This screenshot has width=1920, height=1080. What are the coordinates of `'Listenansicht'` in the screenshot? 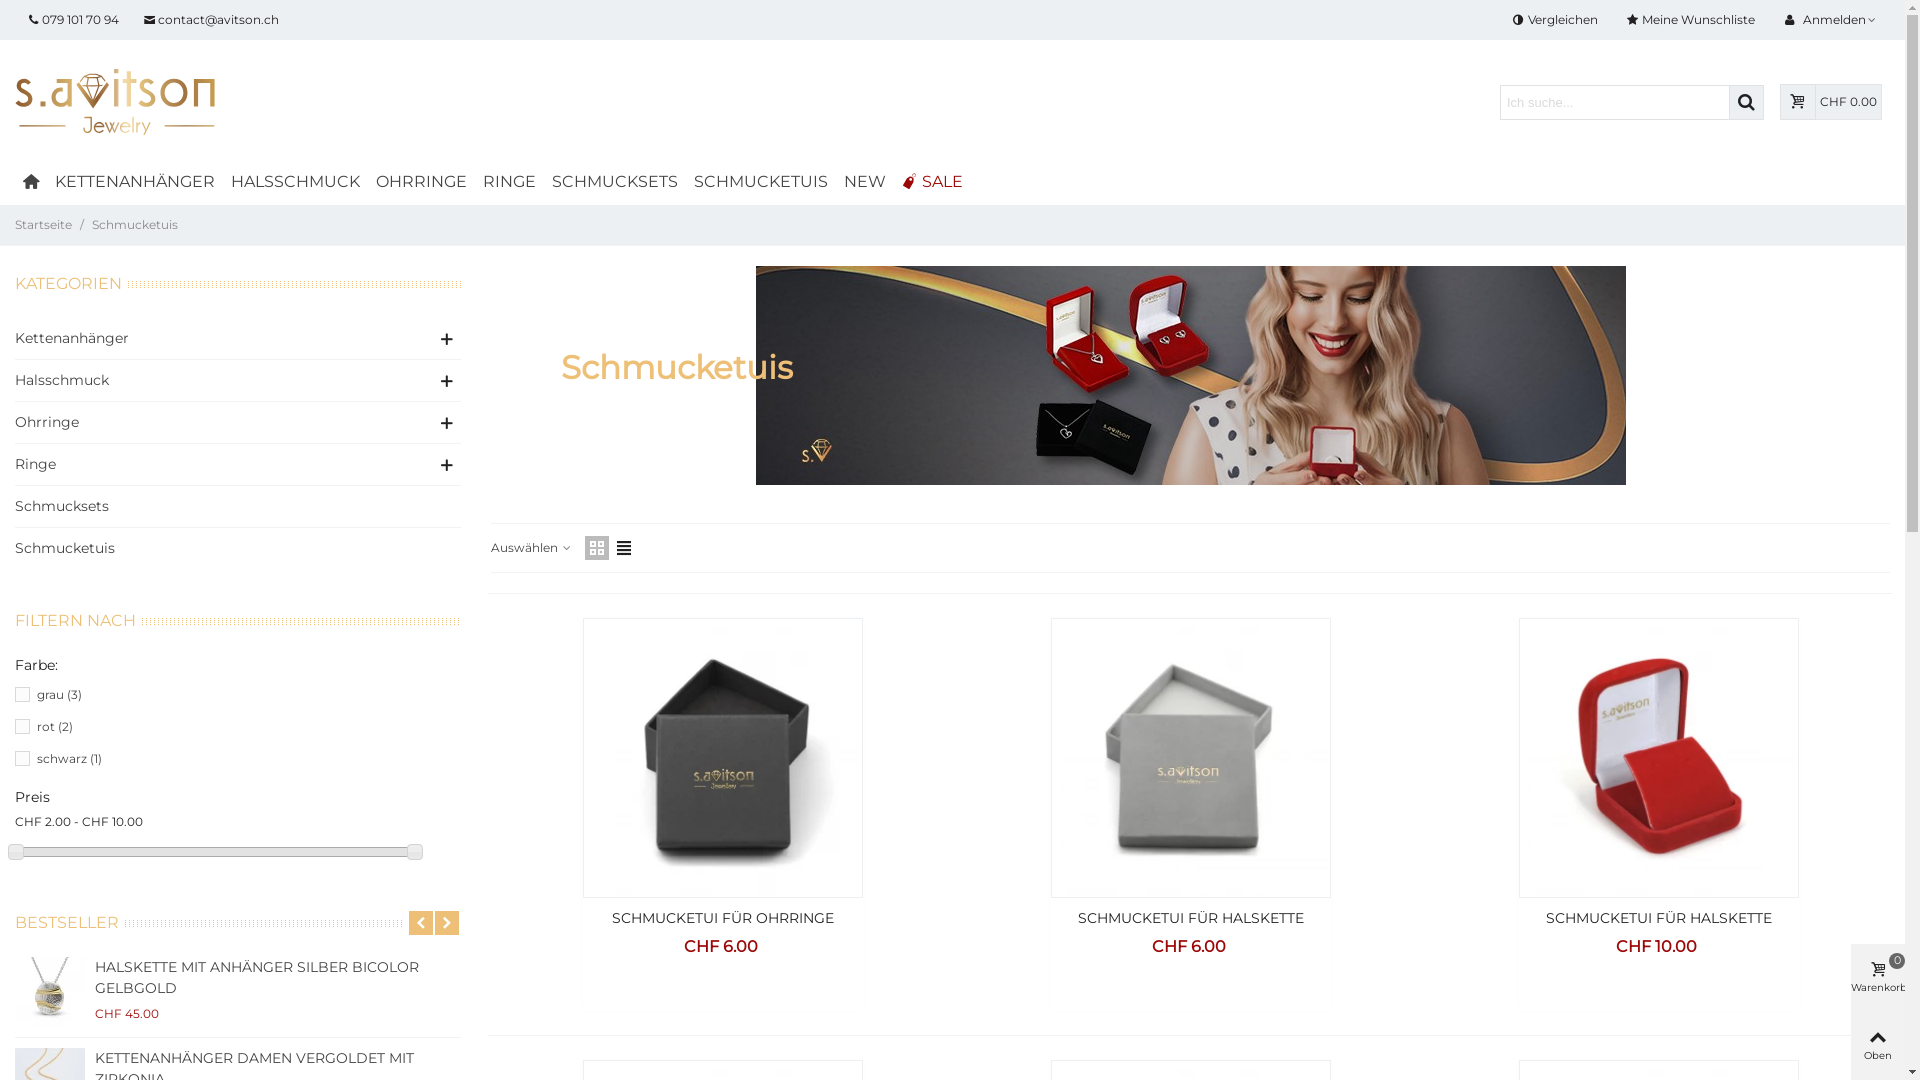 It's located at (623, 547).